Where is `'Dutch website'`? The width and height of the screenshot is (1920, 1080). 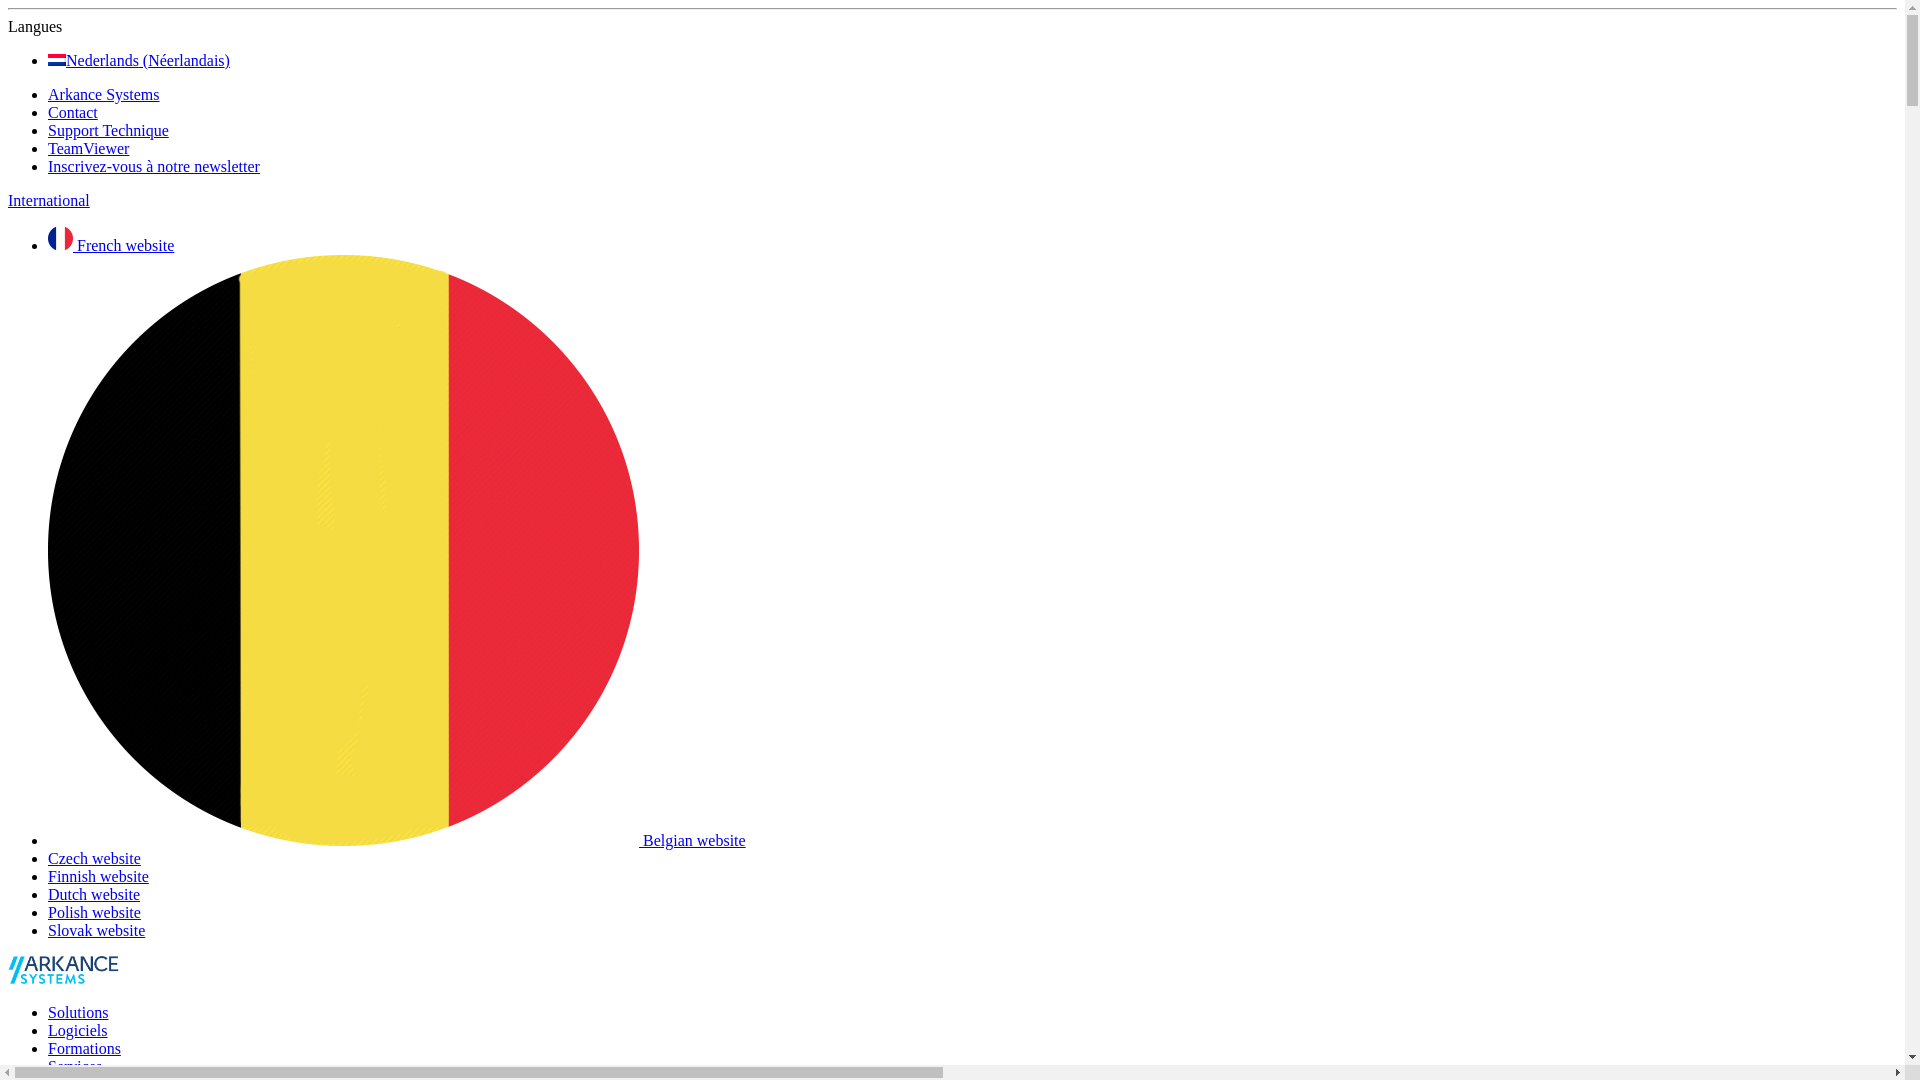 'Dutch website' is located at coordinates (93, 893).